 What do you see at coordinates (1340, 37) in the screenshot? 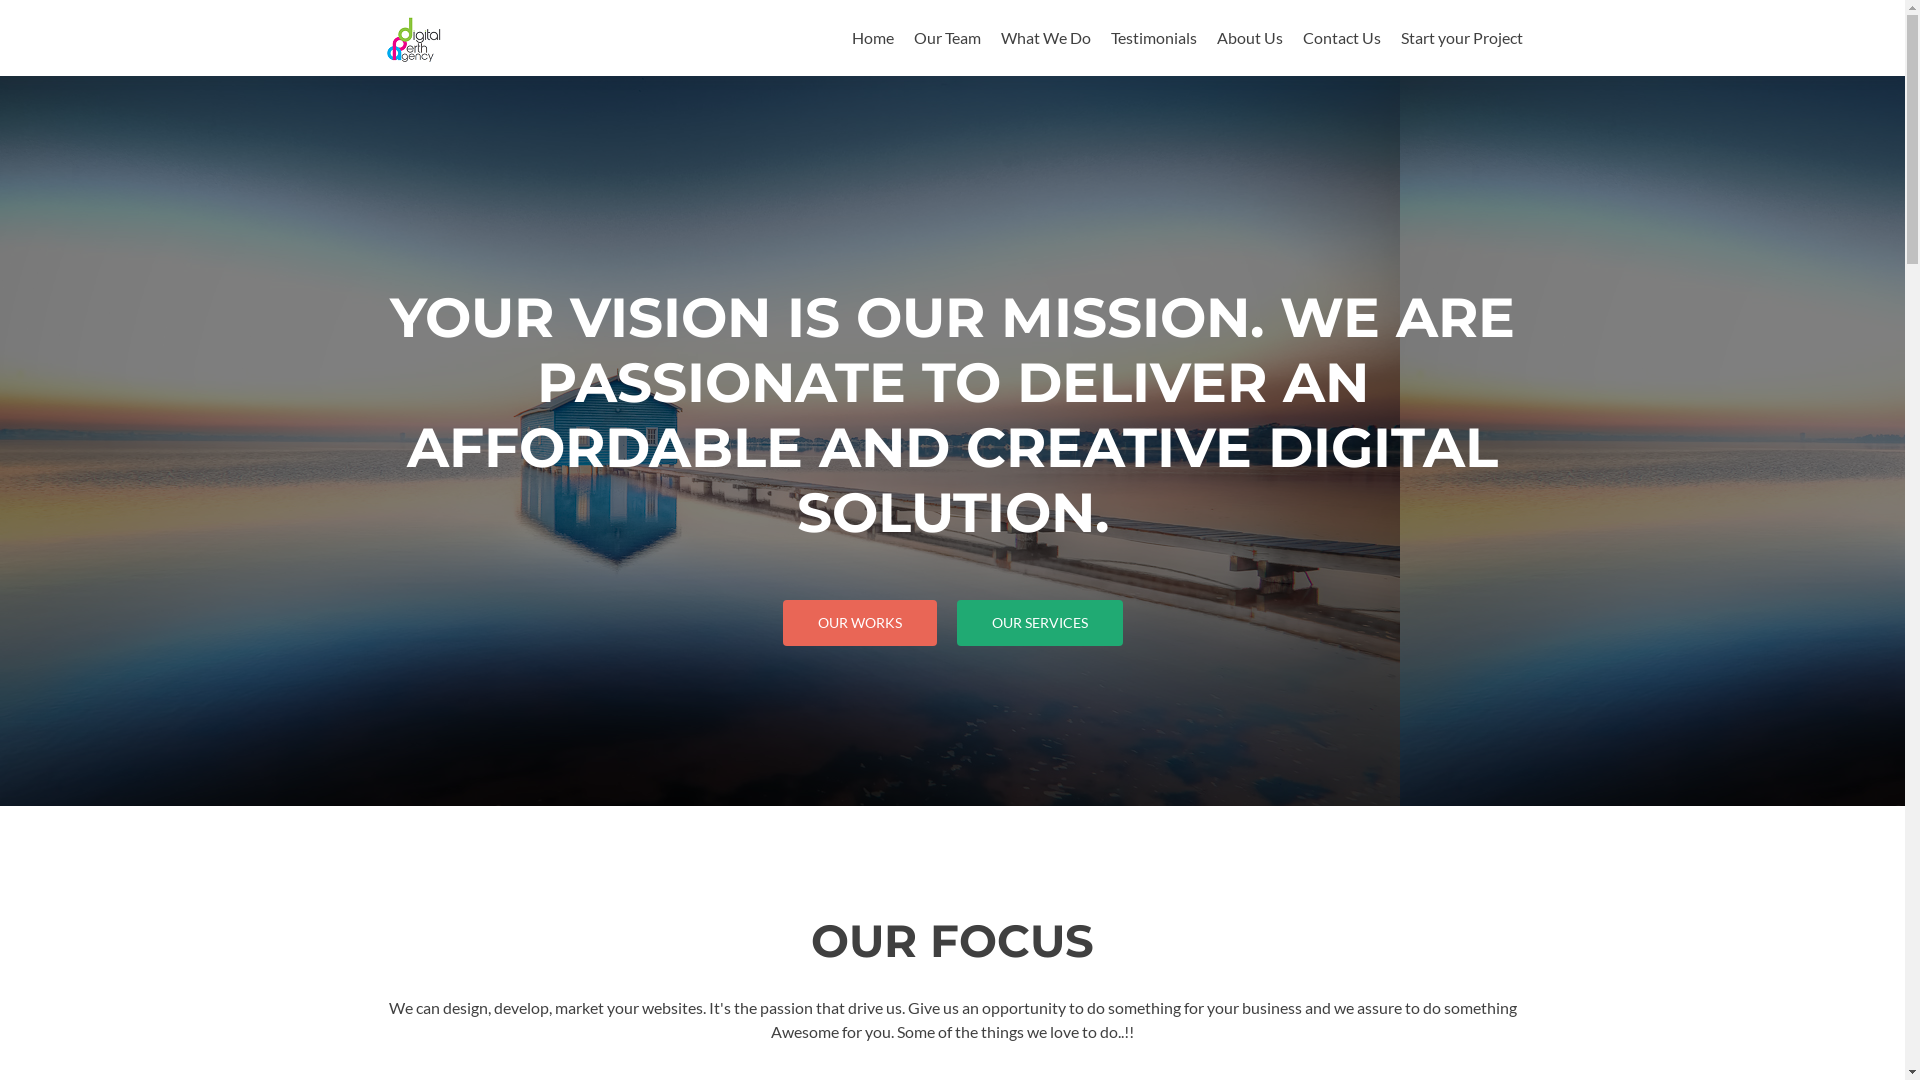
I see `'Contact Us'` at bounding box center [1340, 37].